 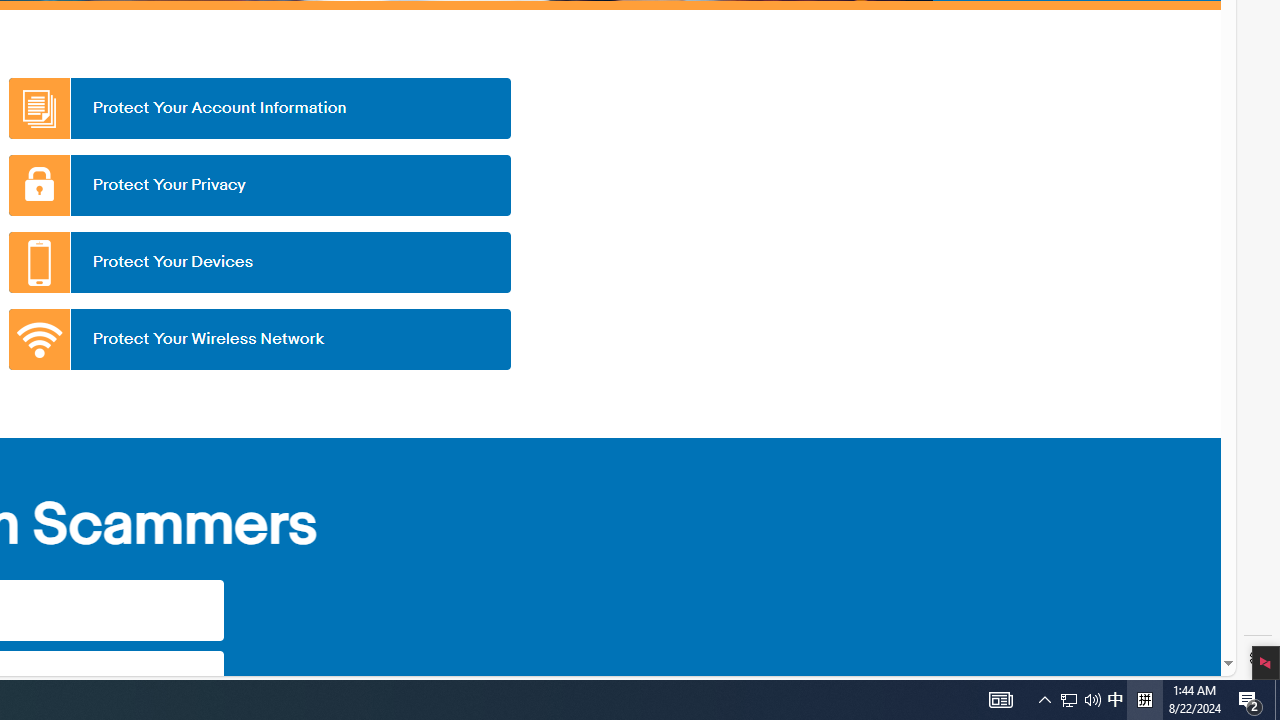 What do you see at coordinates (258, 338) in the screenshot?
I see `'Protect Your Wireless Network'` at bounding box center [258, 338].